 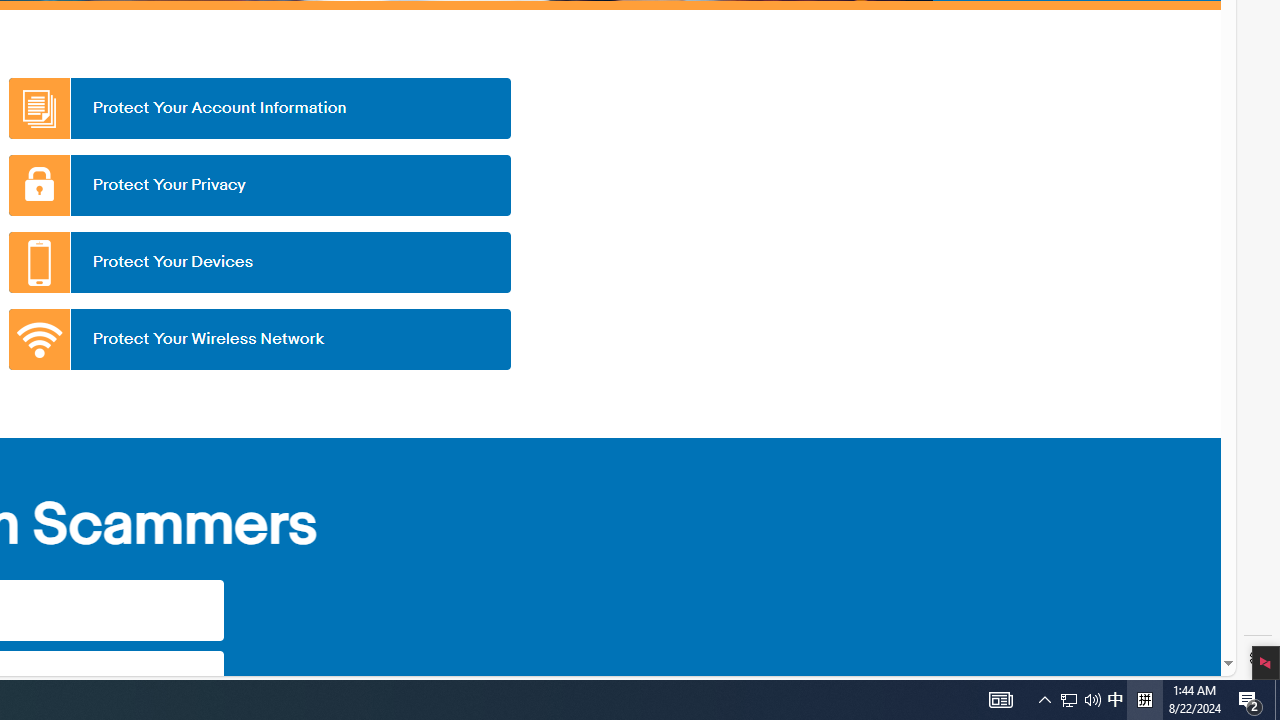 What do you see at coordinates (258, 338) in the screenshot?
I see `'Protect Your Wireless Network'` at bounding box center [258, 338].